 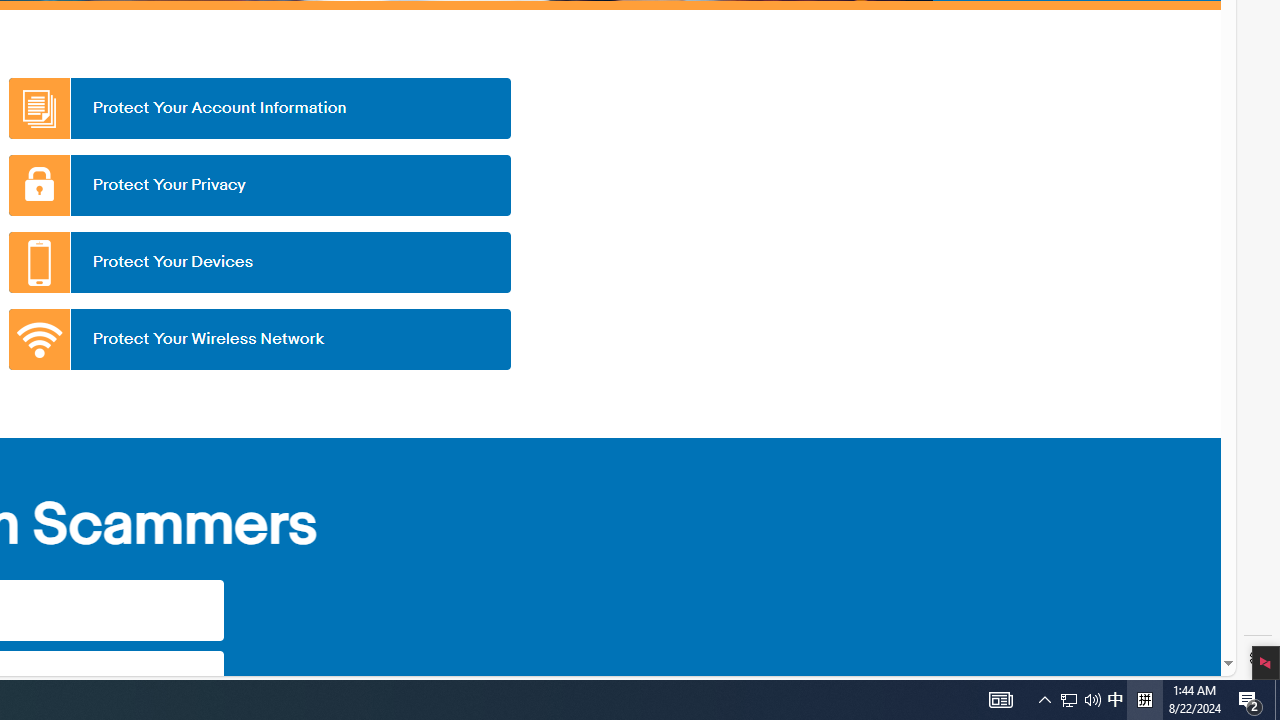 What do you see at coordinates (258, 338) in the screenshot?
I see `'Protect Your Wireless Network'` at bounding box center [258, 338].